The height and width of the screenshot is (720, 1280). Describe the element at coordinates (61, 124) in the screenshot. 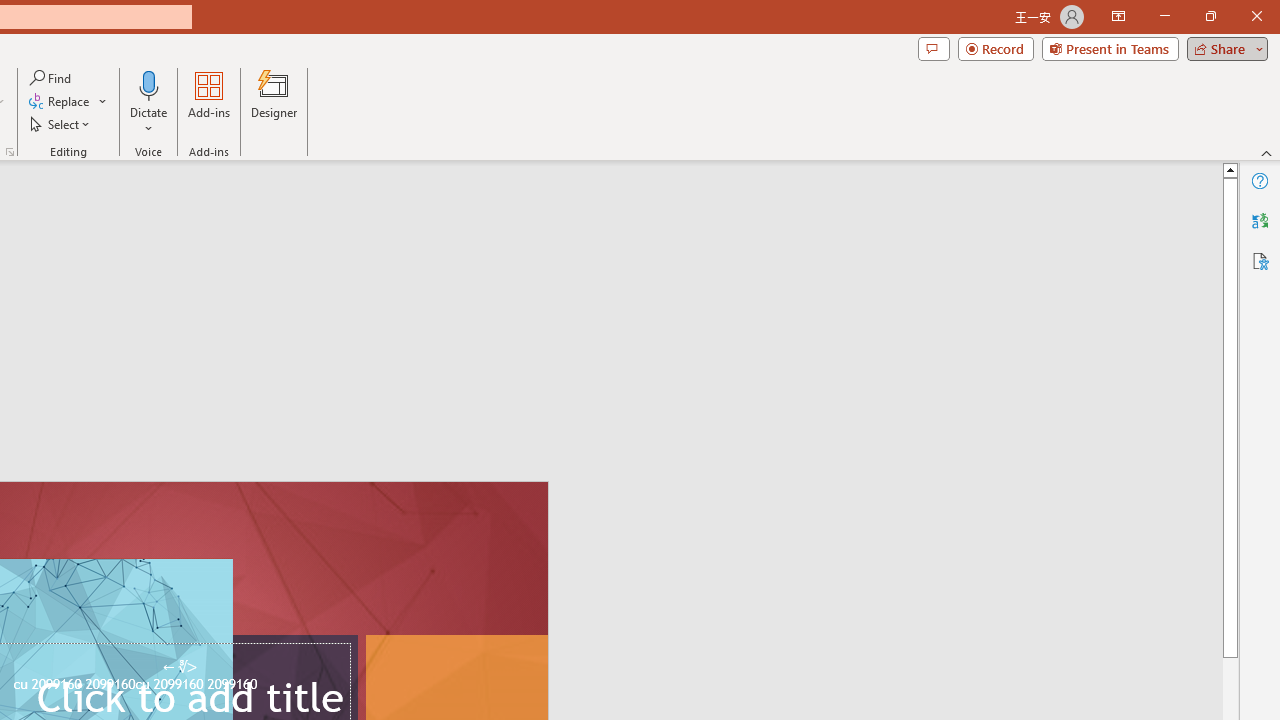

I see `'Select'` at that location.